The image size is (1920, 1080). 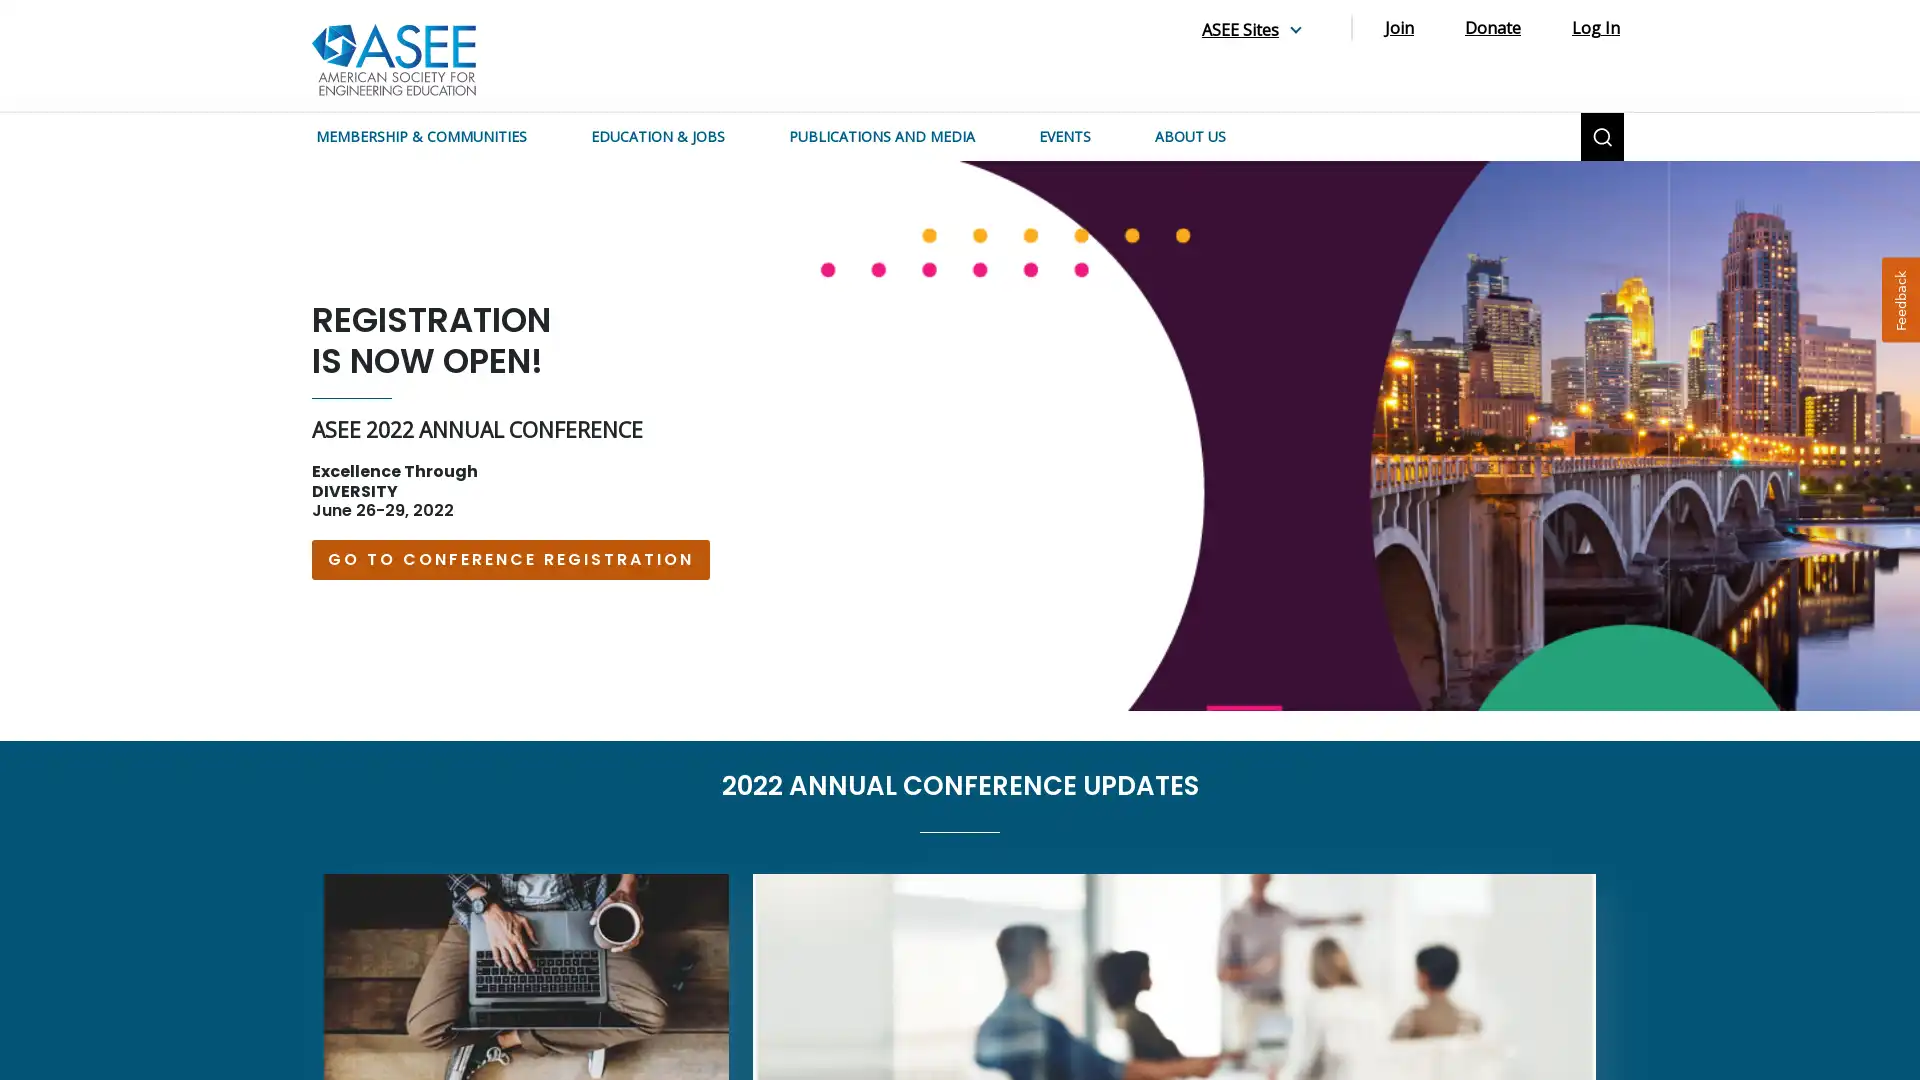 What do you see at coordinates (1602, 136) in the screenshot?
I see `search` at bounding box center [1602, 136].